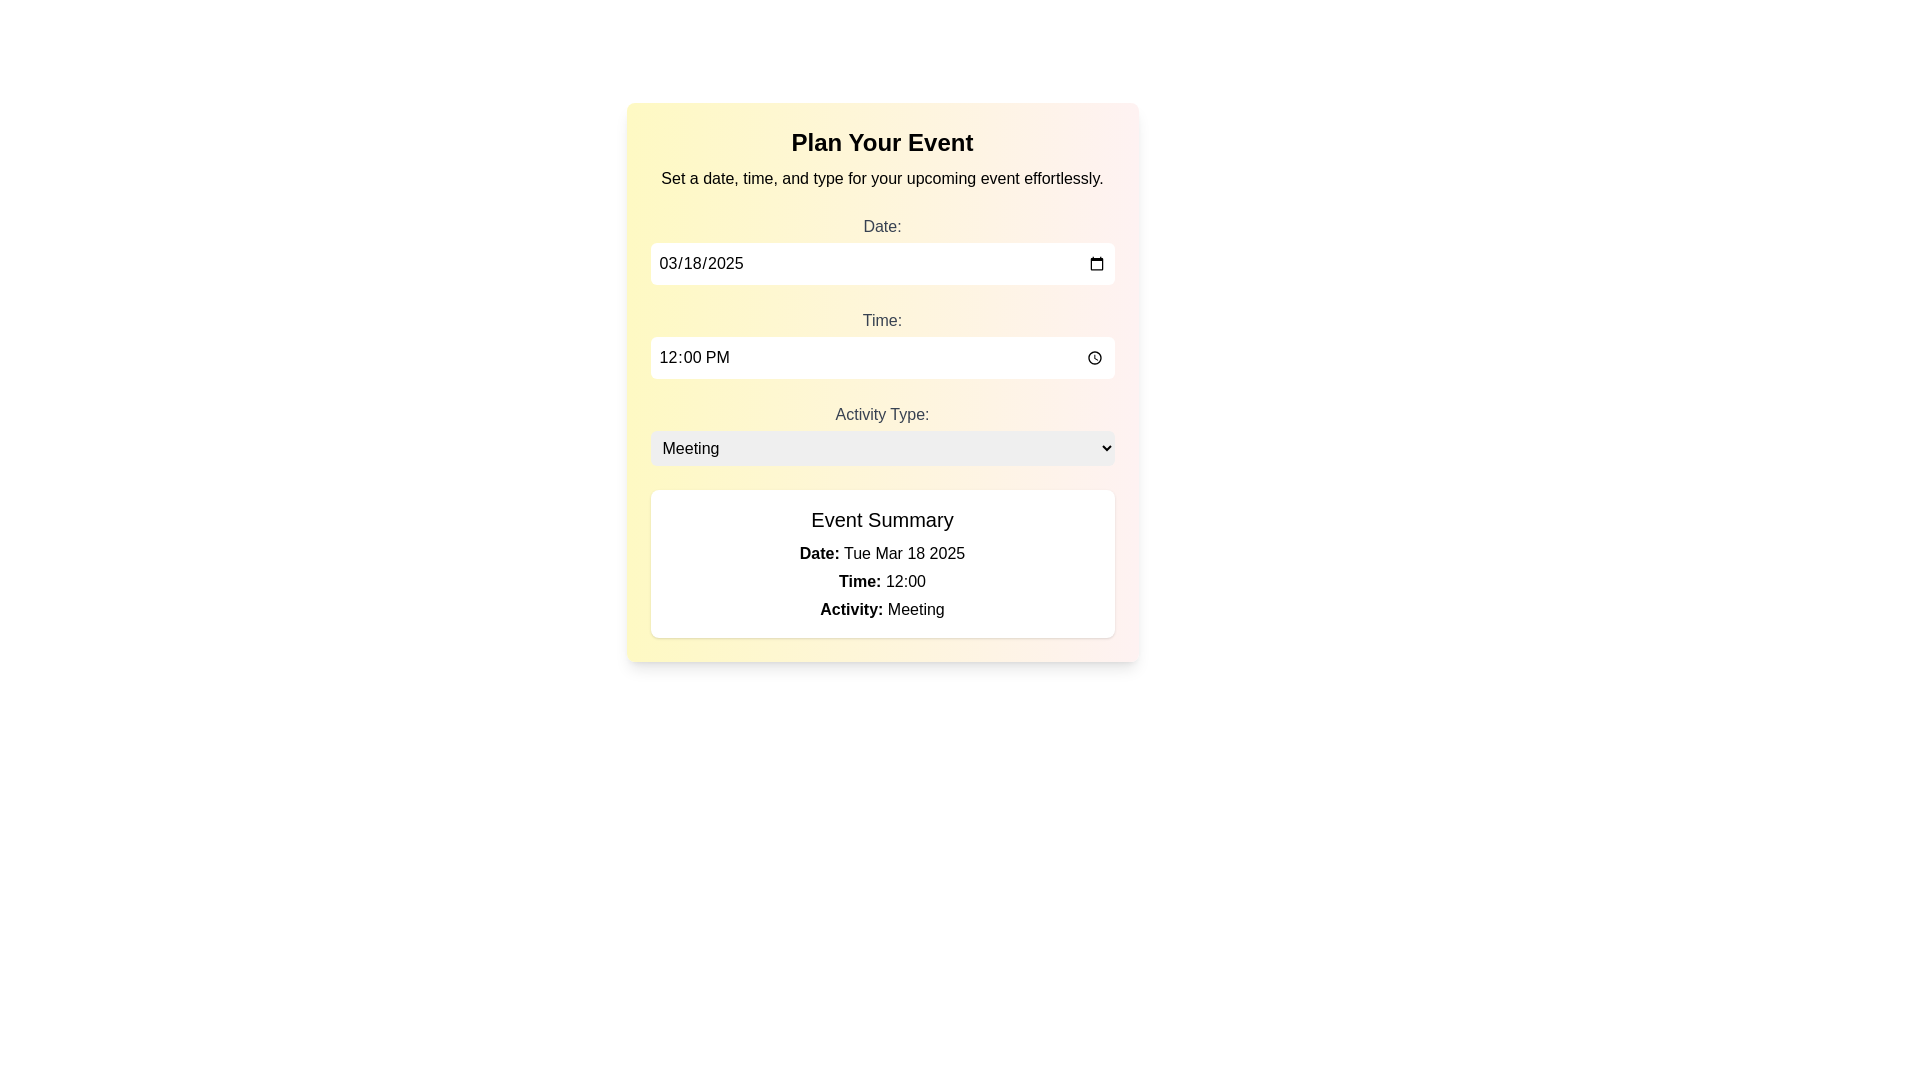 Image resolution: width=1920 pixels, height=1080 pixels. Describe the element at coordinates (881, 262) in the screenshot. I see `the Date input field by tabbing to it, which is located directly under the 'Date:' label` at that location.